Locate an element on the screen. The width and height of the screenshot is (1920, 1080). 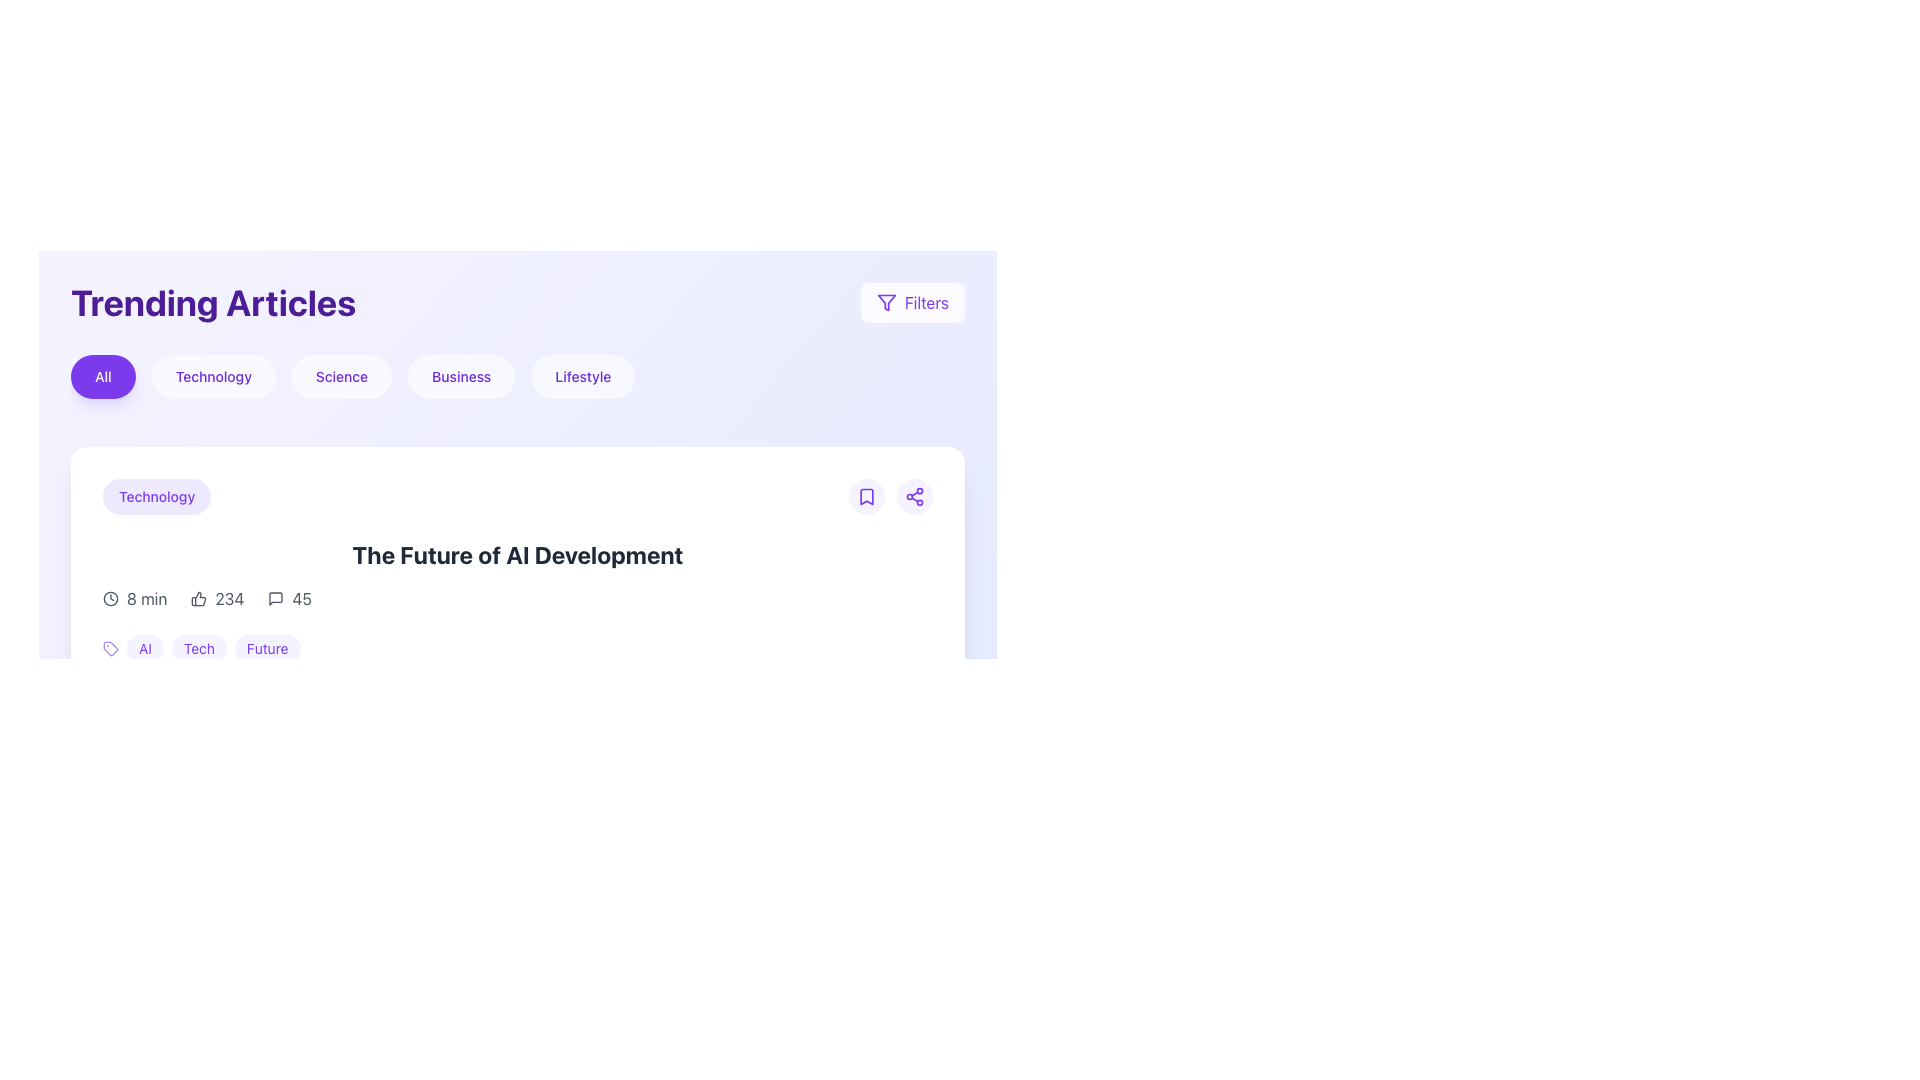
the first button with a rounded edge, soft violet background, and a bookmark icon is located at coordinates (867, 496).